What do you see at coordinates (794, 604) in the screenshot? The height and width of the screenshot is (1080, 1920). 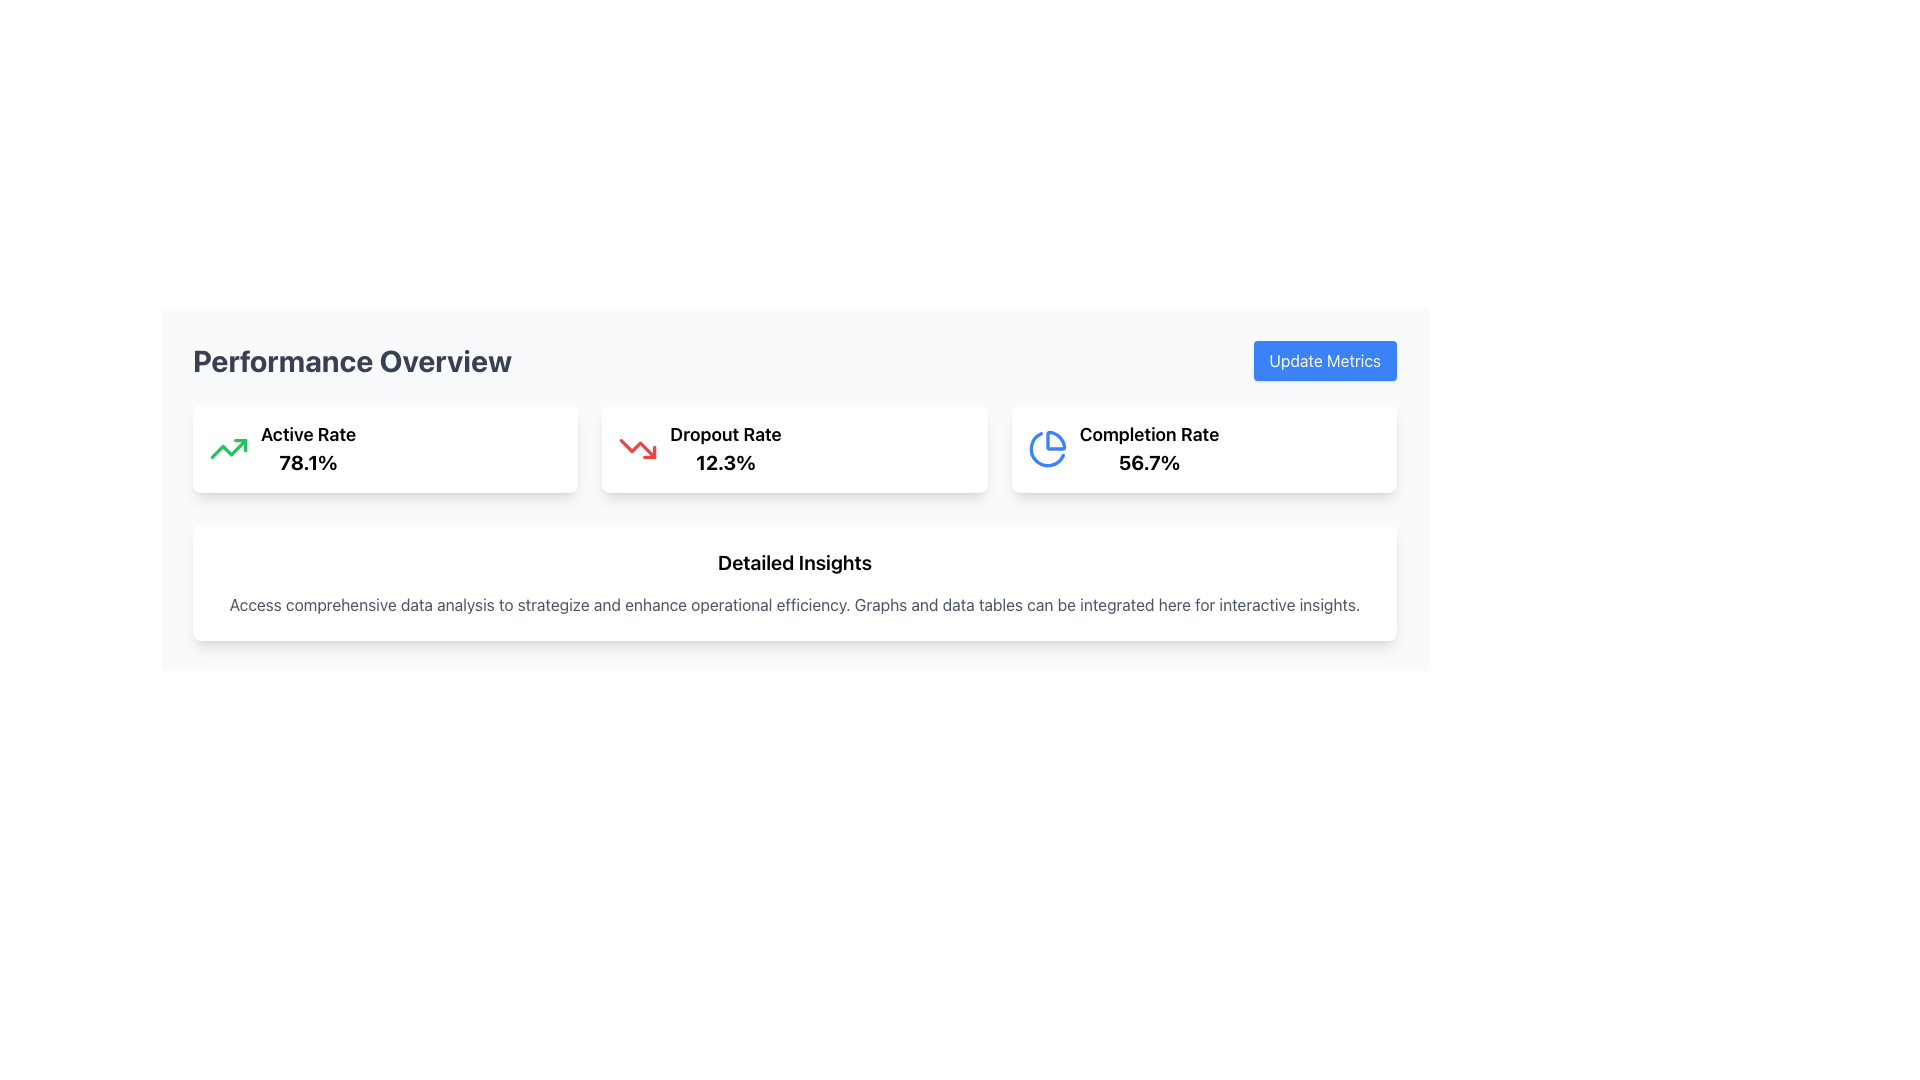 I see `the informative text content located below the 'Detailed Insights' title, which provides users with an understanding of the application's data analysis capabilities` at bounding box center [794, 604].